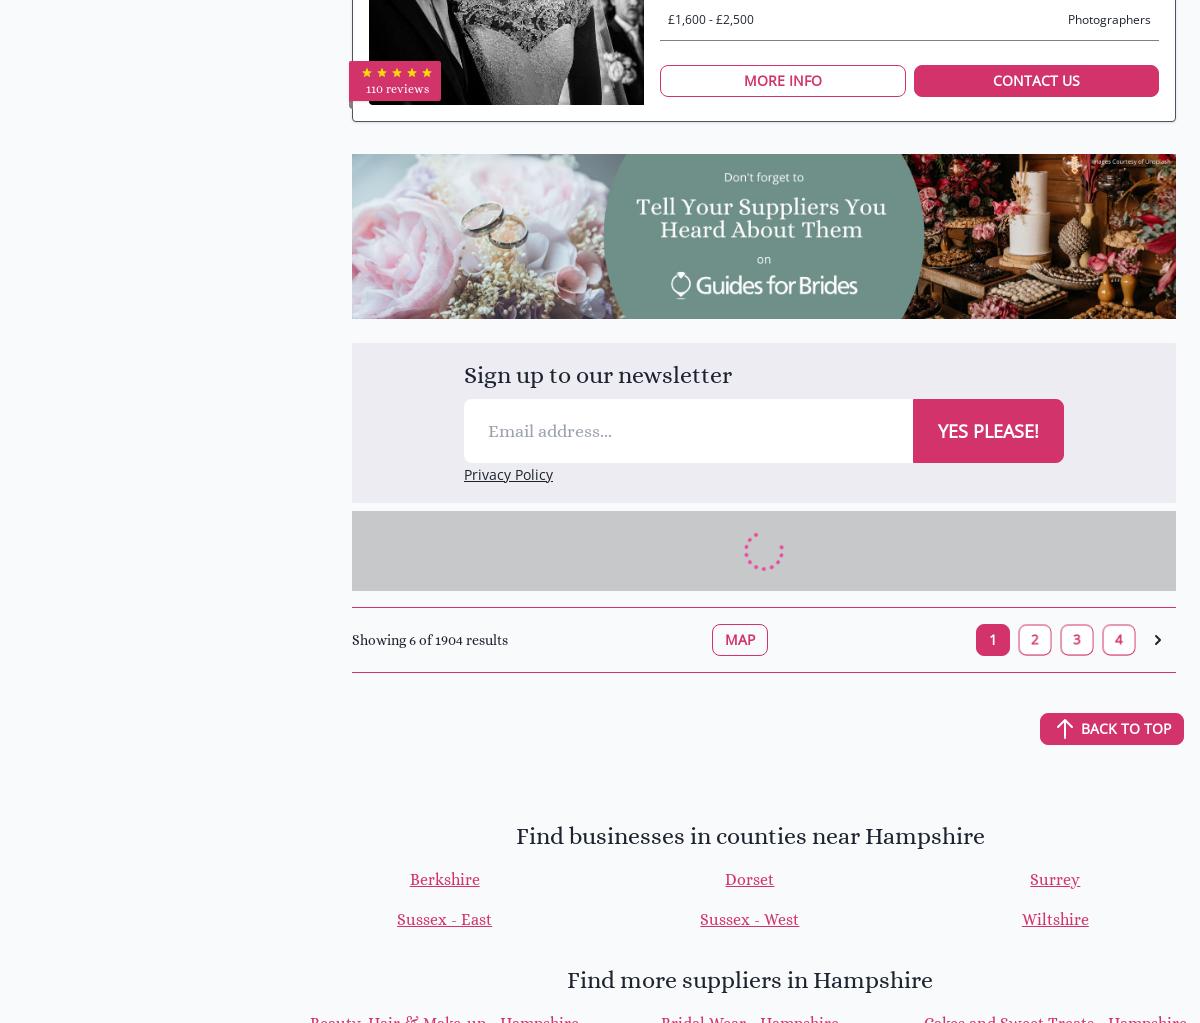 Image resolution: width=1200 pixels, height=1023 pixels. I want to click on '3', so click(1076, 638).